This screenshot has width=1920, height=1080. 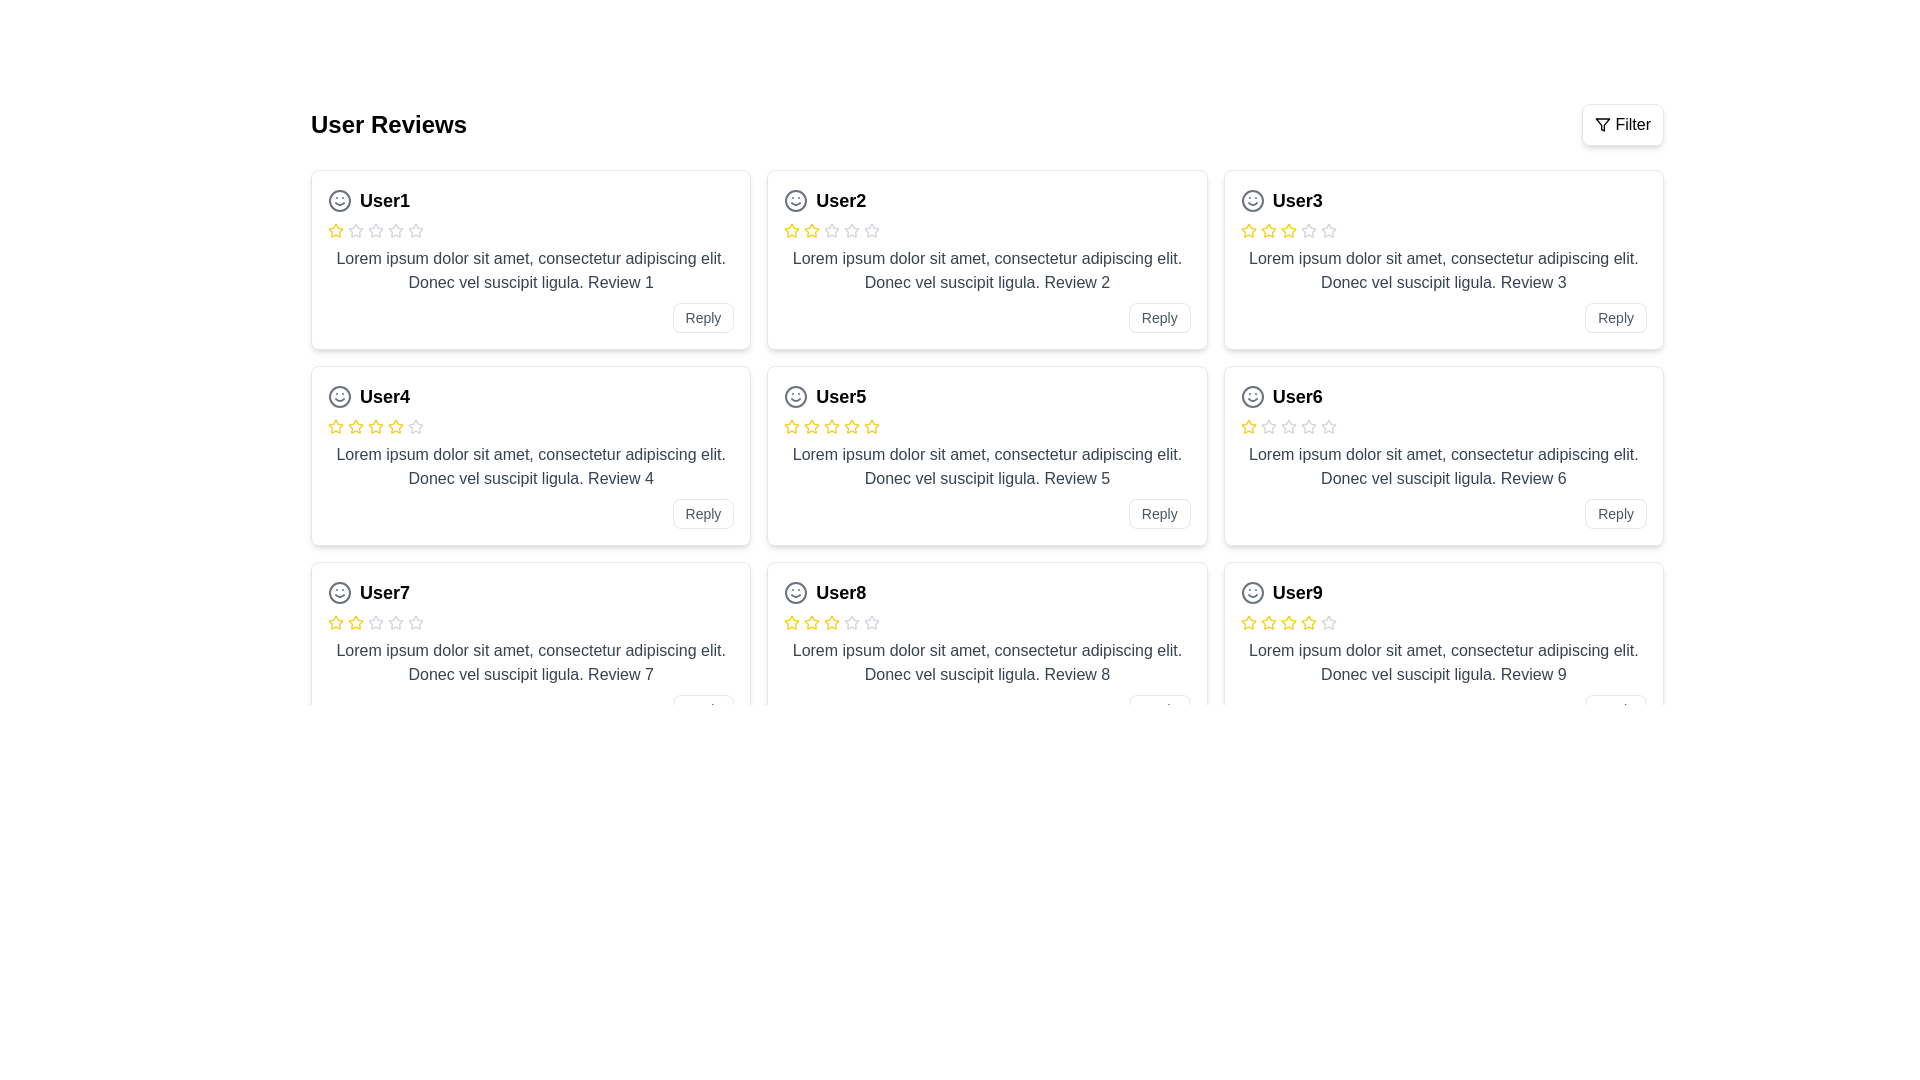 What do you see at coordinates (852, 425) in the screenshot?
I see `the third star icon in the 5-star rating system on User5's review card to set a rating` at bounding box center [852, 425].